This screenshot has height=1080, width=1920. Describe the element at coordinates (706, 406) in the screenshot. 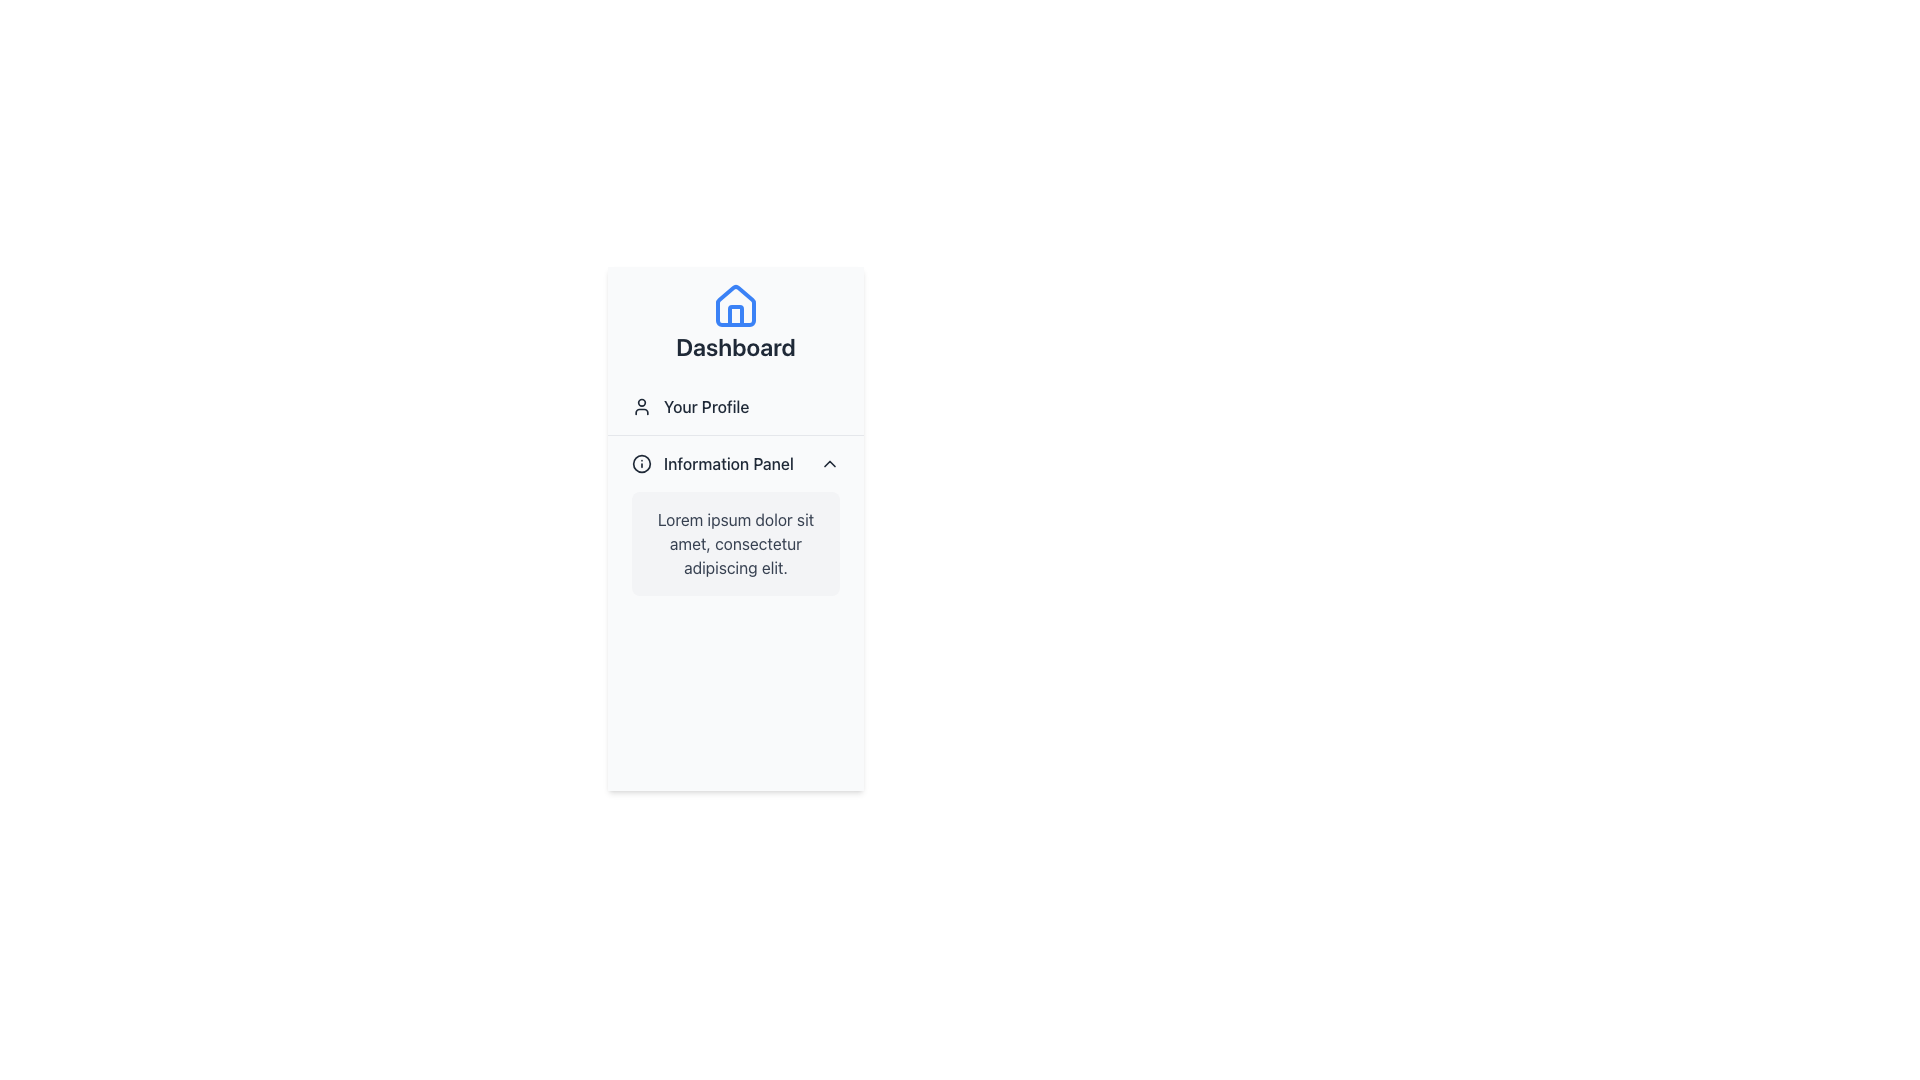

I see `the 'Your Profile' text label in the sidebar` at that location.